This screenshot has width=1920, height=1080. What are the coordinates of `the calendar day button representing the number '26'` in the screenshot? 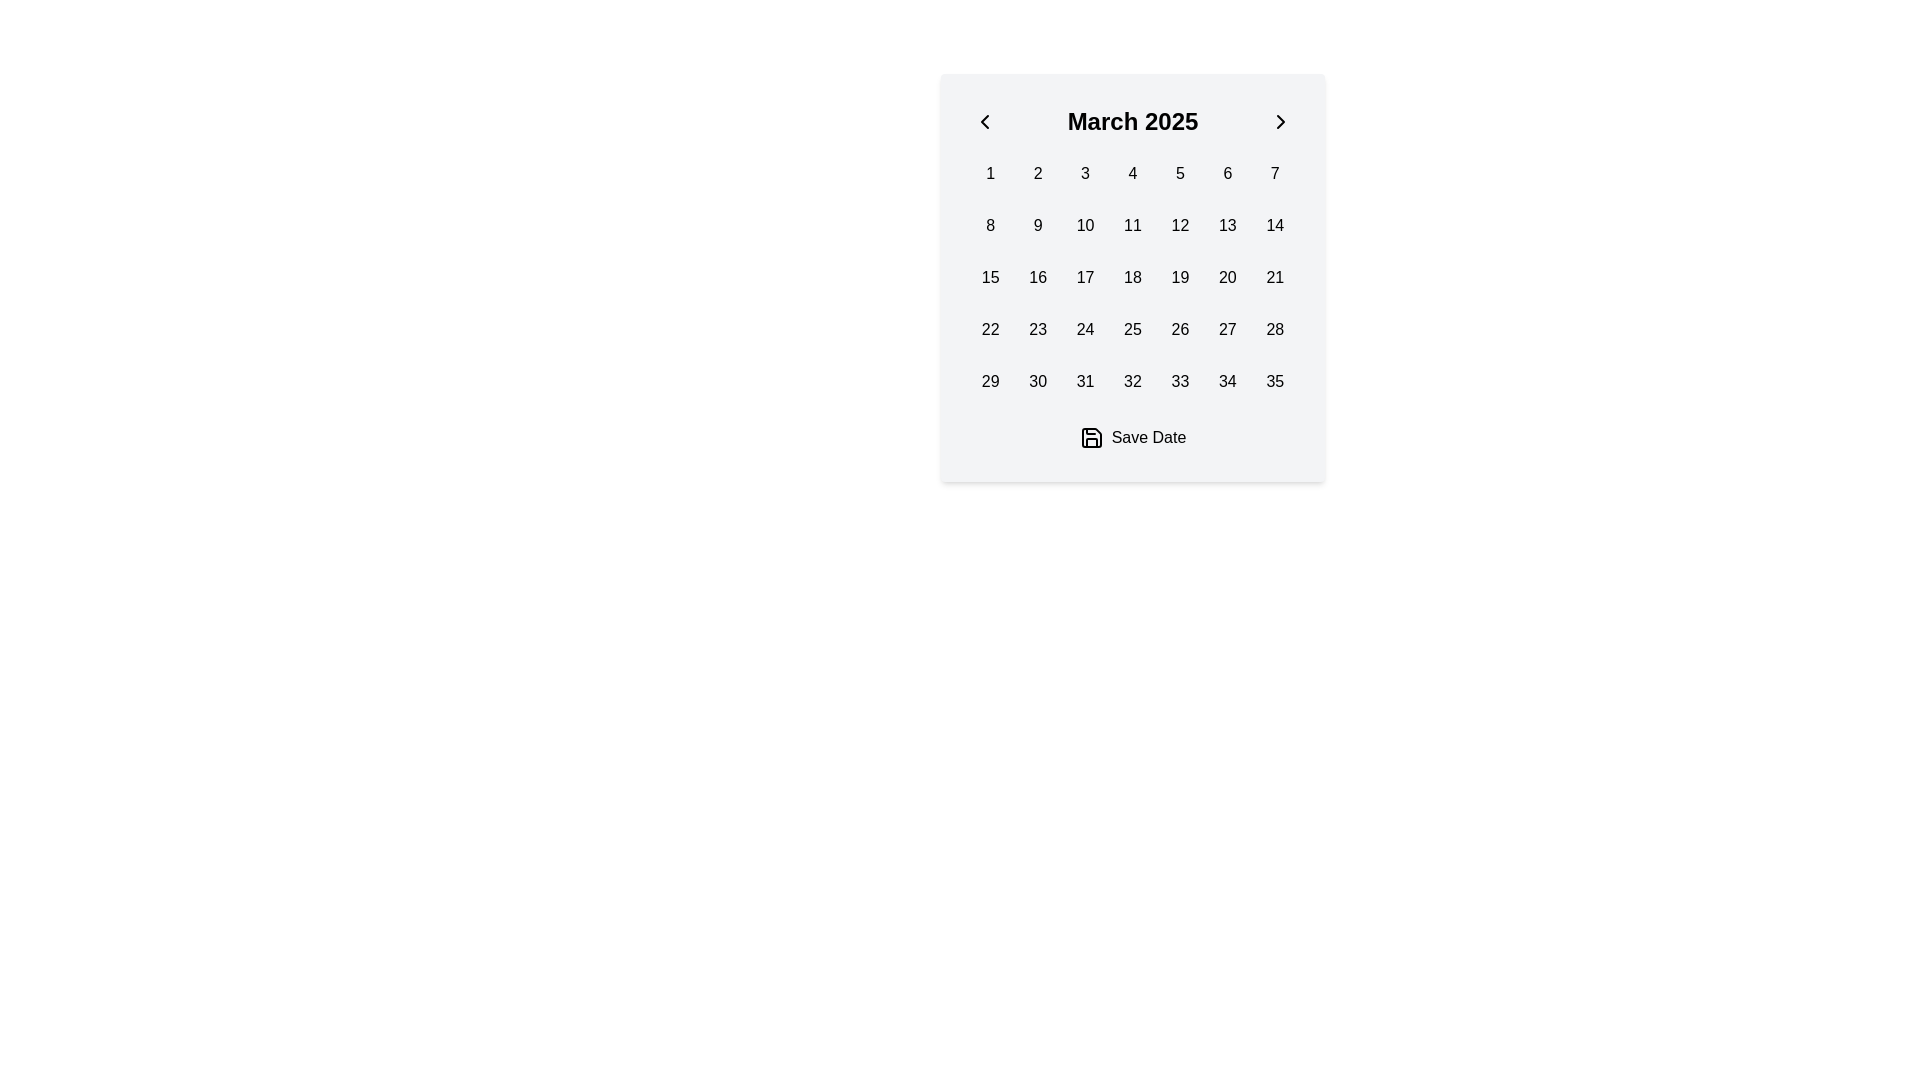 It's located at (1180, 329).